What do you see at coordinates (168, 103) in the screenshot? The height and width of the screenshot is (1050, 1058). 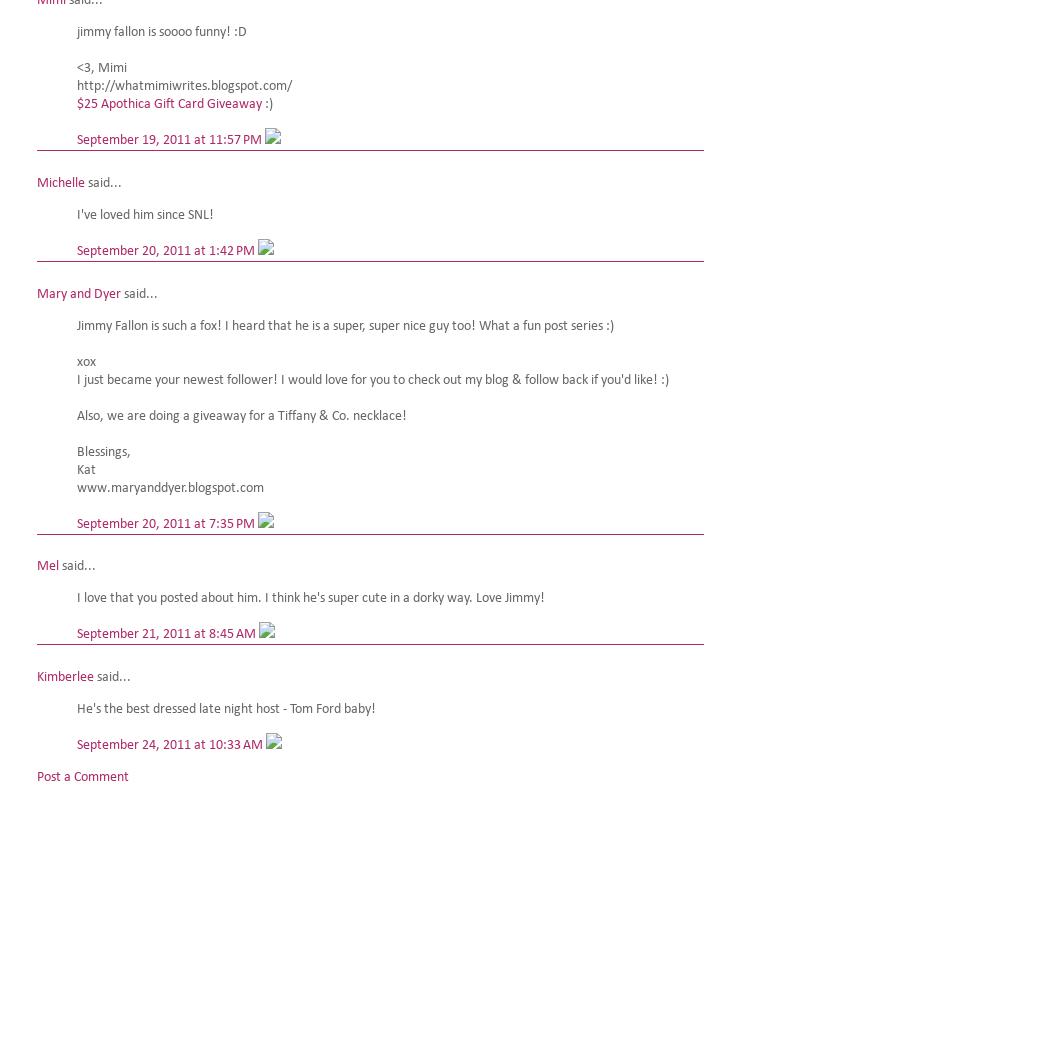 I see `'$25 Apothica Gift Card Giveaway'` at bounding box center [168, 103].